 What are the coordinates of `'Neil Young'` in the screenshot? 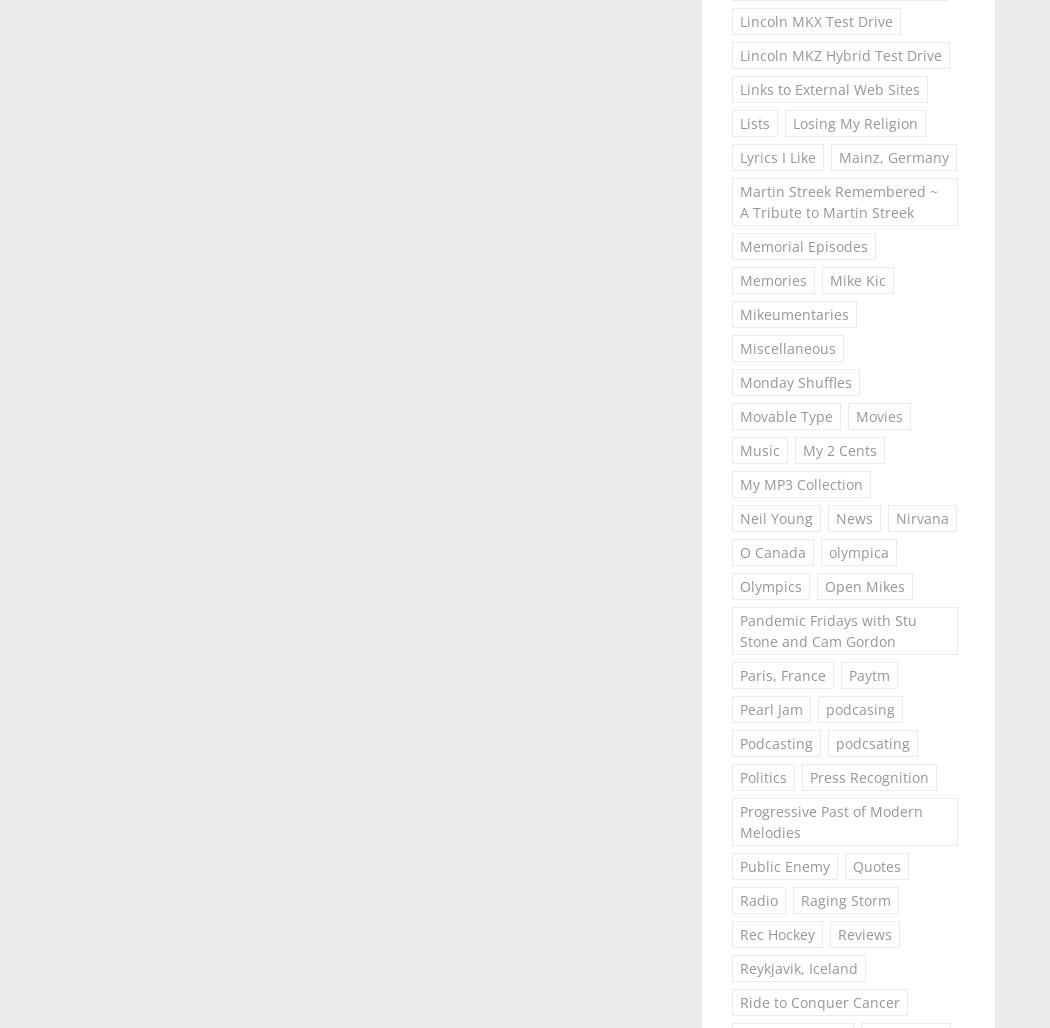 It's located at (775, 518).